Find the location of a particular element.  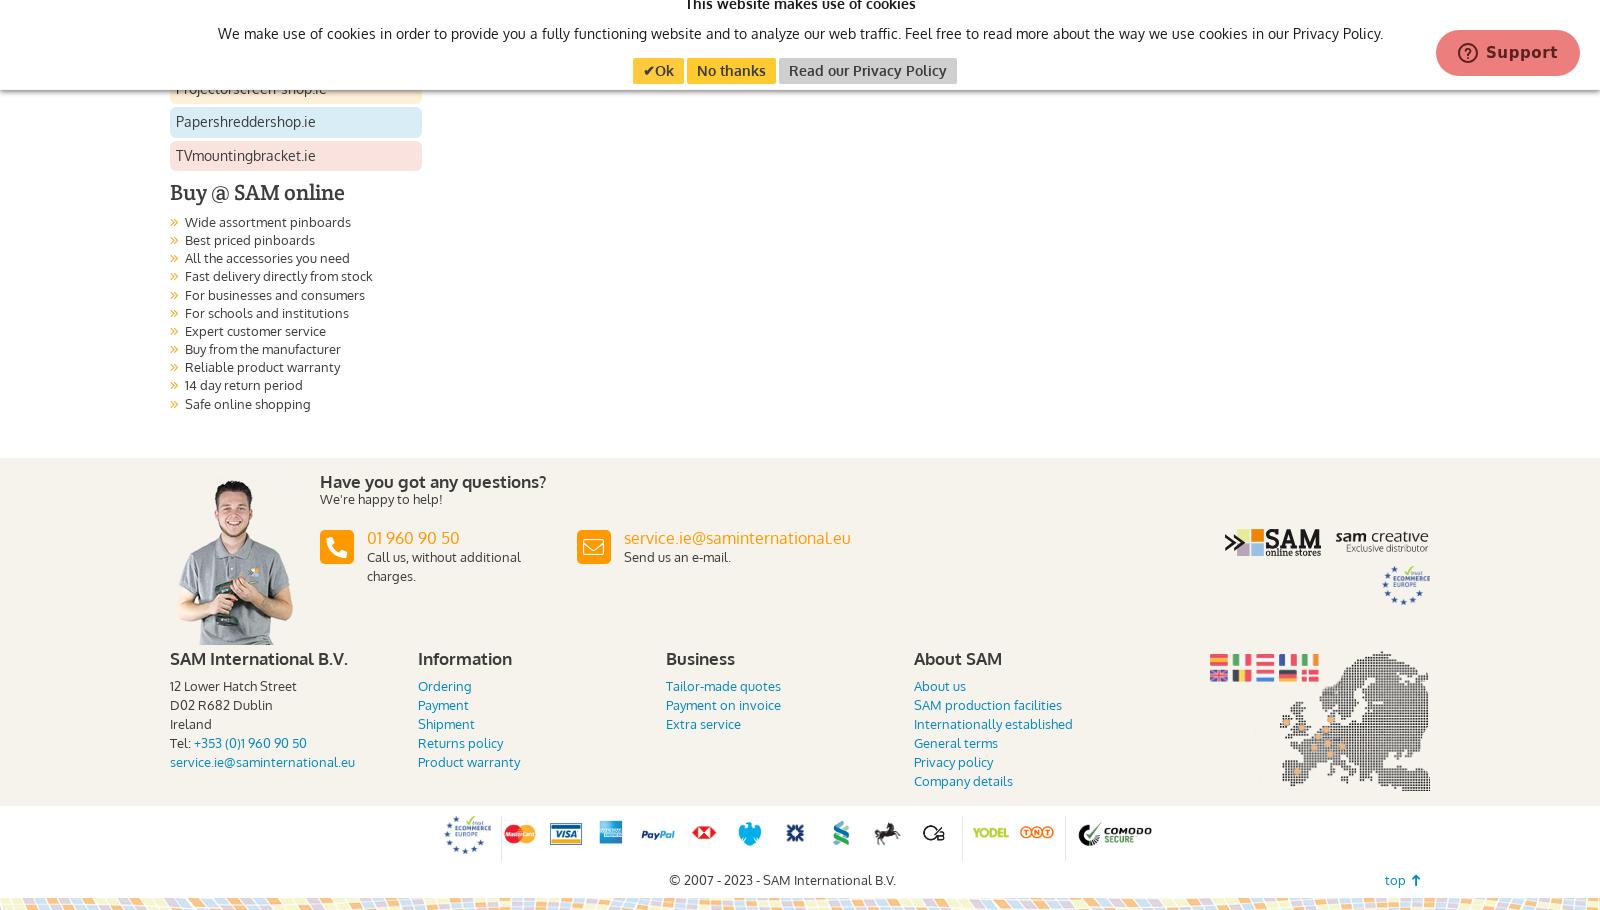

'top' is located at coordinates (1383, 879).